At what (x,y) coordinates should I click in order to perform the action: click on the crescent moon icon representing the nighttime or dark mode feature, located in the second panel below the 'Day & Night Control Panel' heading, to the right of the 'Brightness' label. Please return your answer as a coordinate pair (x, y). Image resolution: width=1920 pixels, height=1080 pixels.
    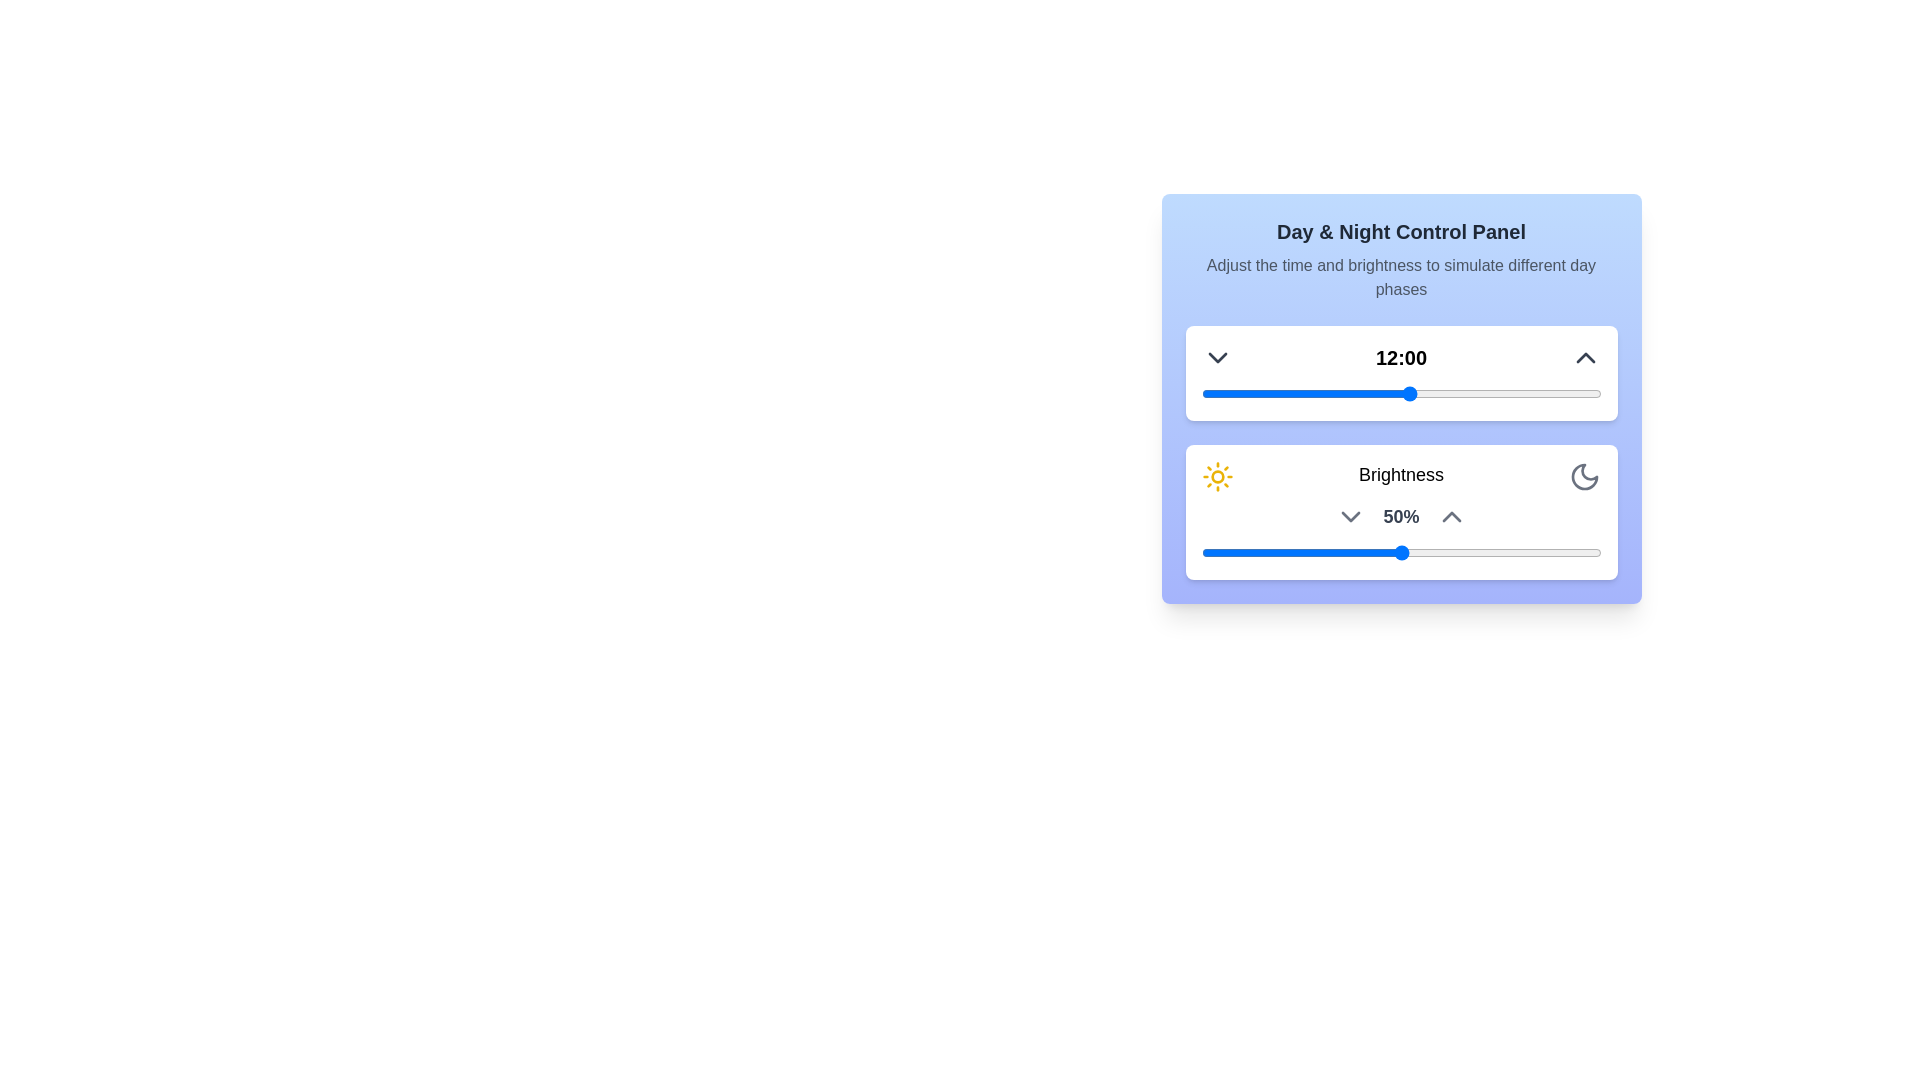
    Looking at the image, I should click on (1584, 477).